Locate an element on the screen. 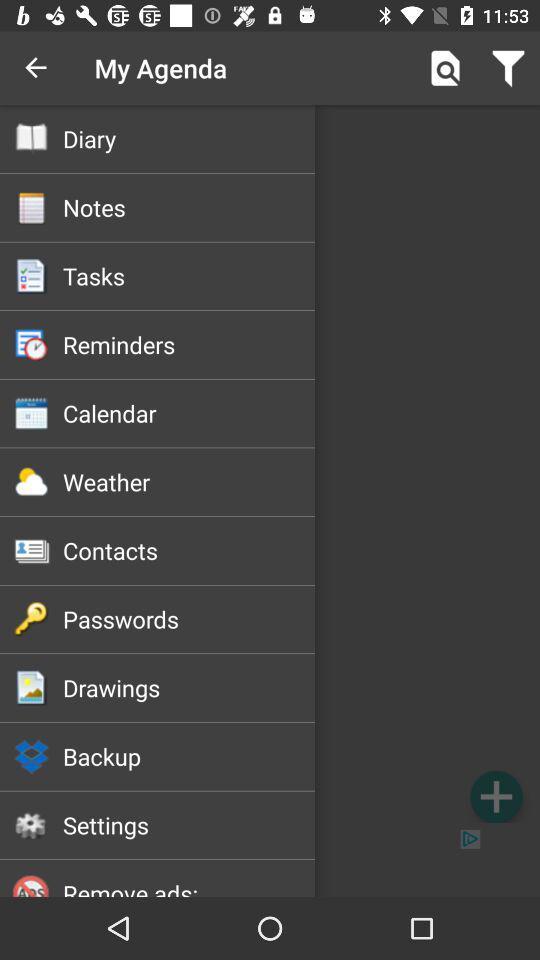 Image resolution: width=540 pixels, height=960 pixels. the icon above the contacts item is located at coordinates (189, 481).